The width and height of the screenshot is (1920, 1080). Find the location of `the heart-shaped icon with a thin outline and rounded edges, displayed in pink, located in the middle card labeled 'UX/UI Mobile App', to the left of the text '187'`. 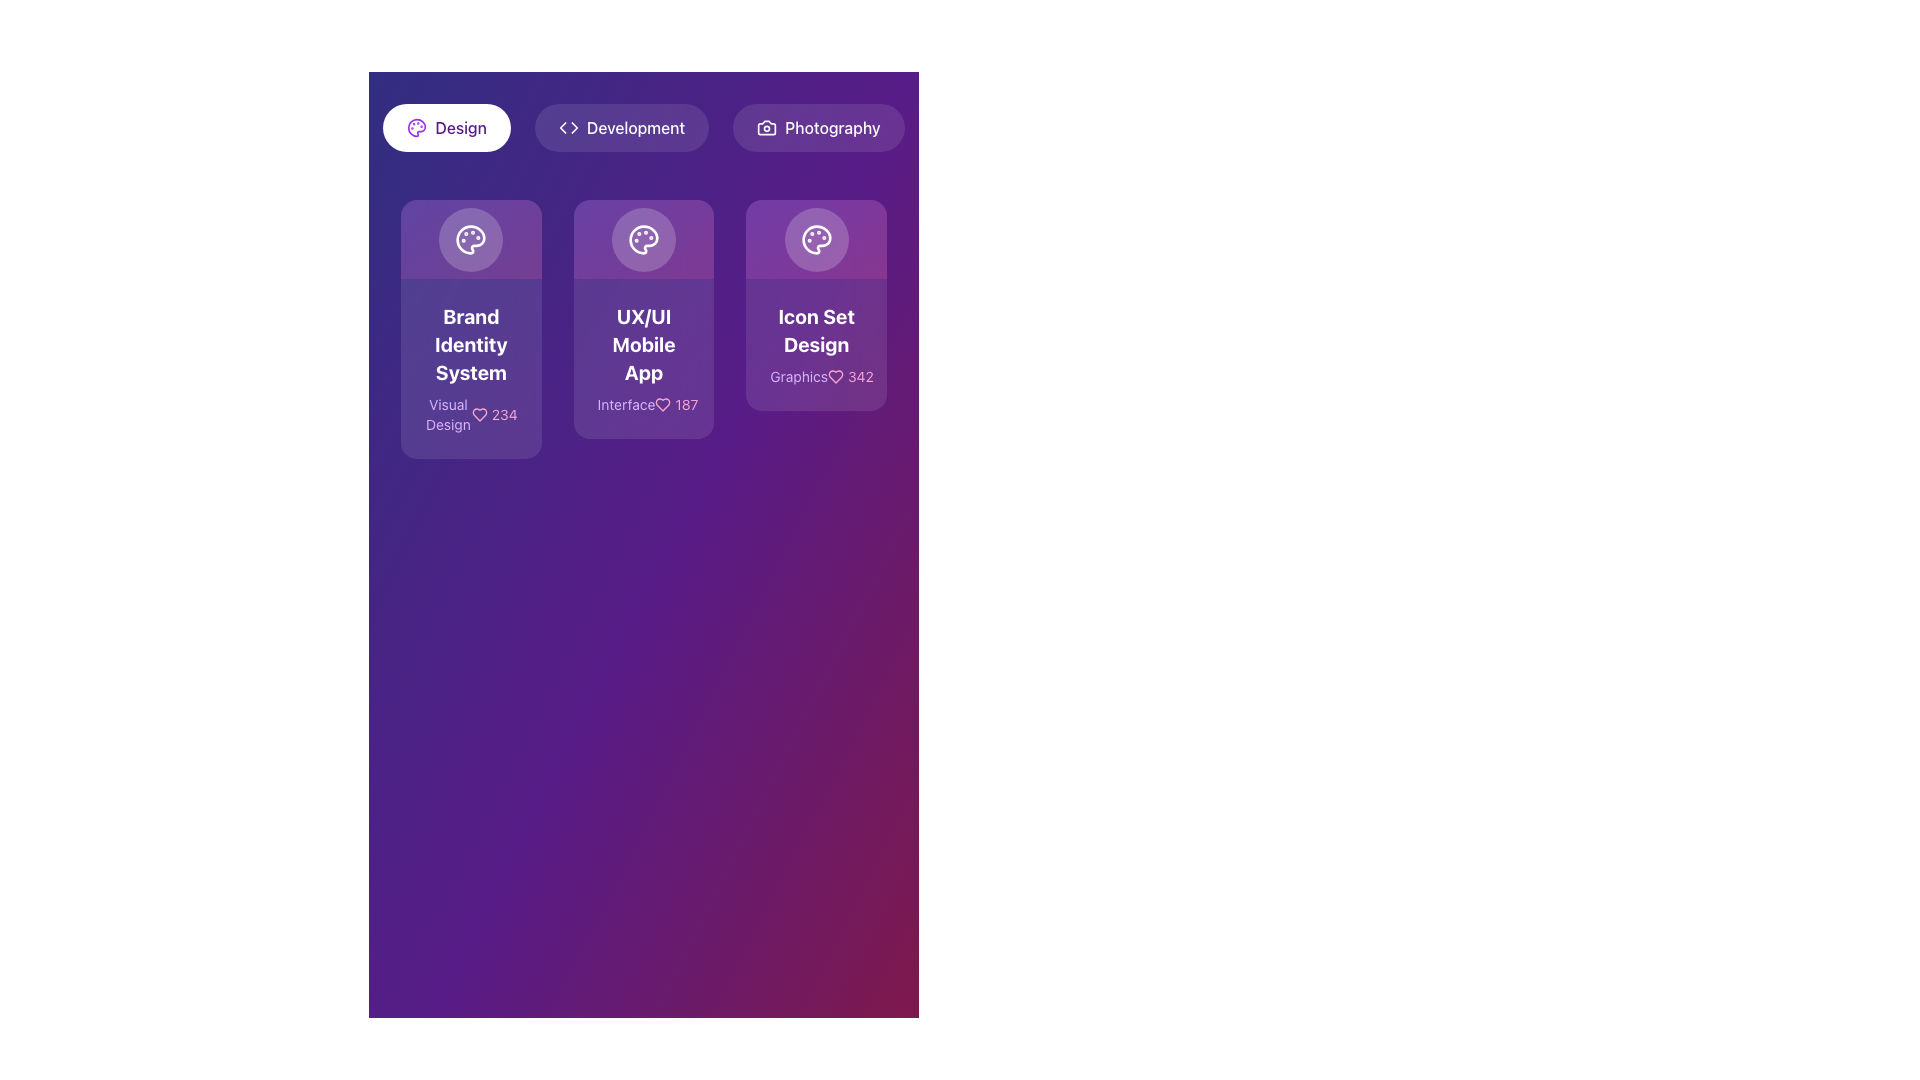

the heart-shaped icon with a thin outline and rounded edges, displayed in pink, located in the middle card labeled 'UX/UI Mobile App', to the left of the text '187' is located at coordinates (663, 405).